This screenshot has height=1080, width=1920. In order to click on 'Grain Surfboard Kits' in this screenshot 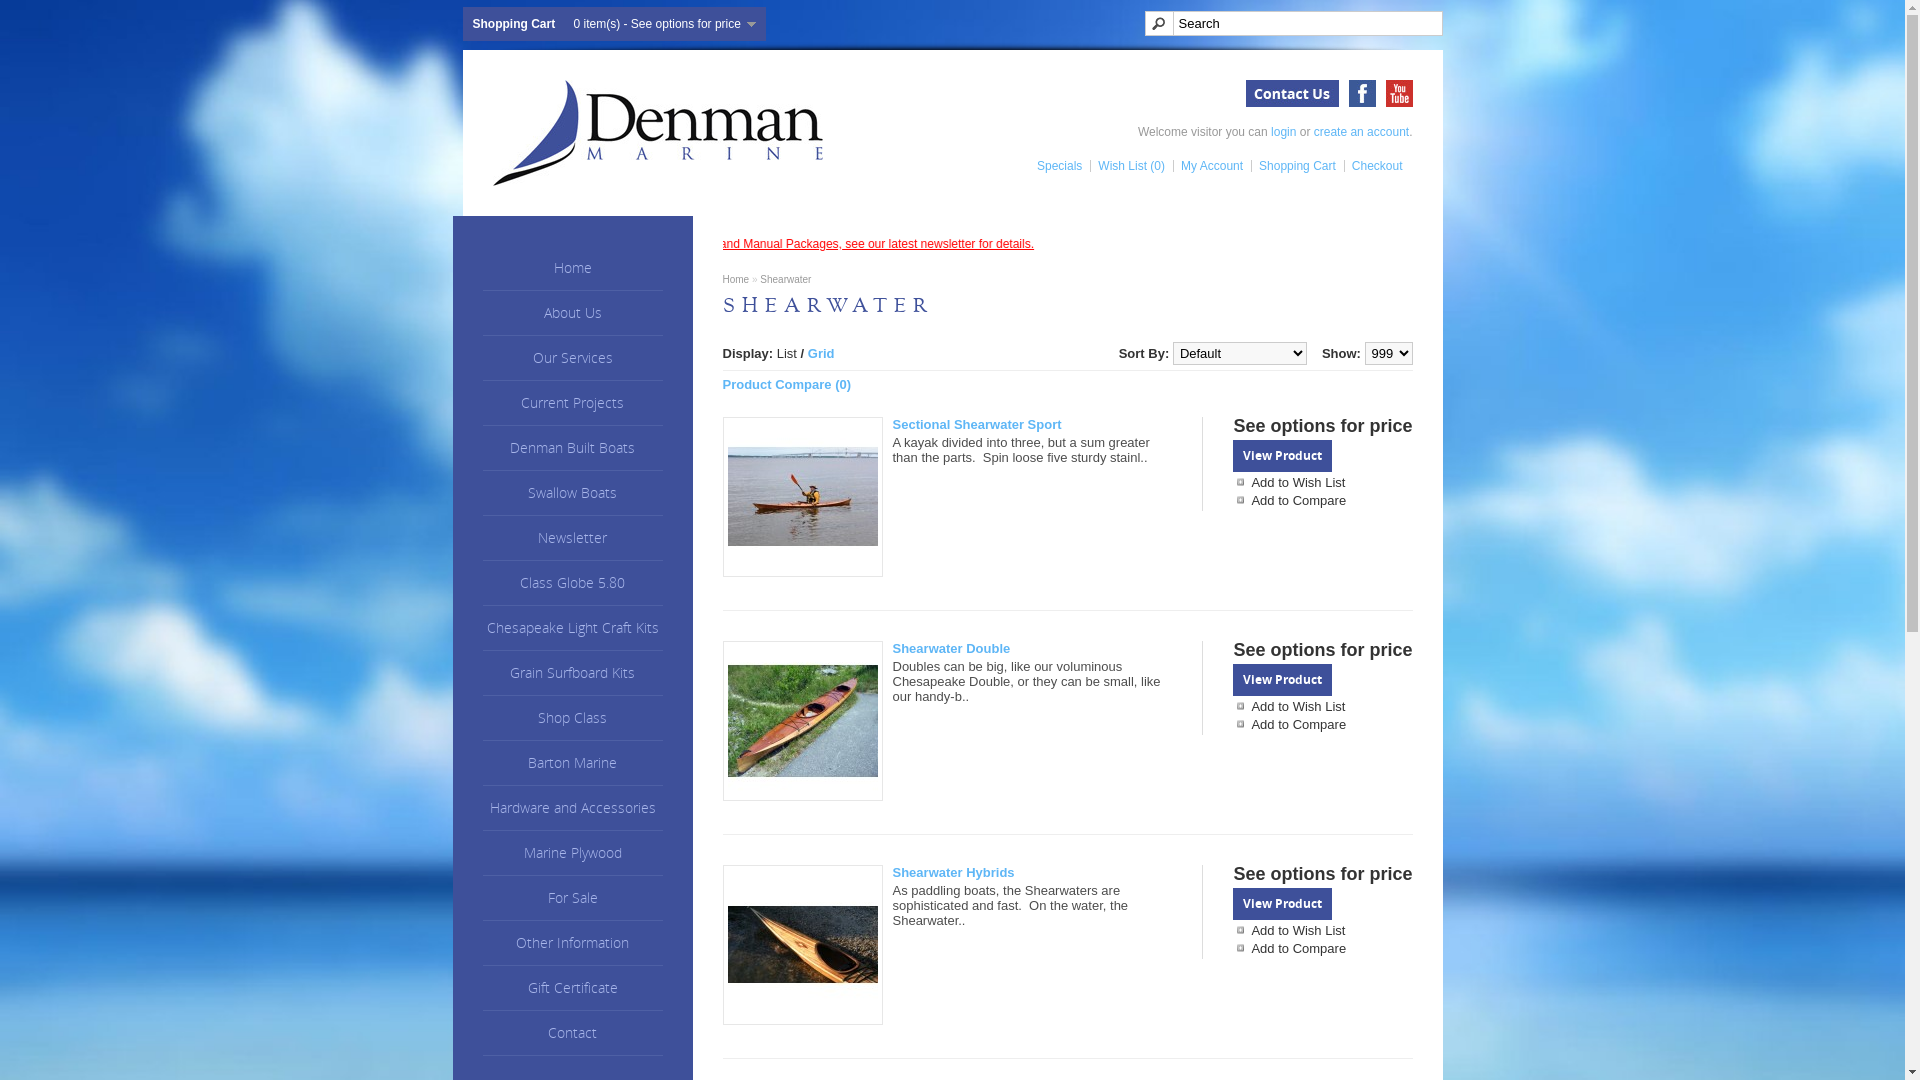, I will do `click(481, 673)`.